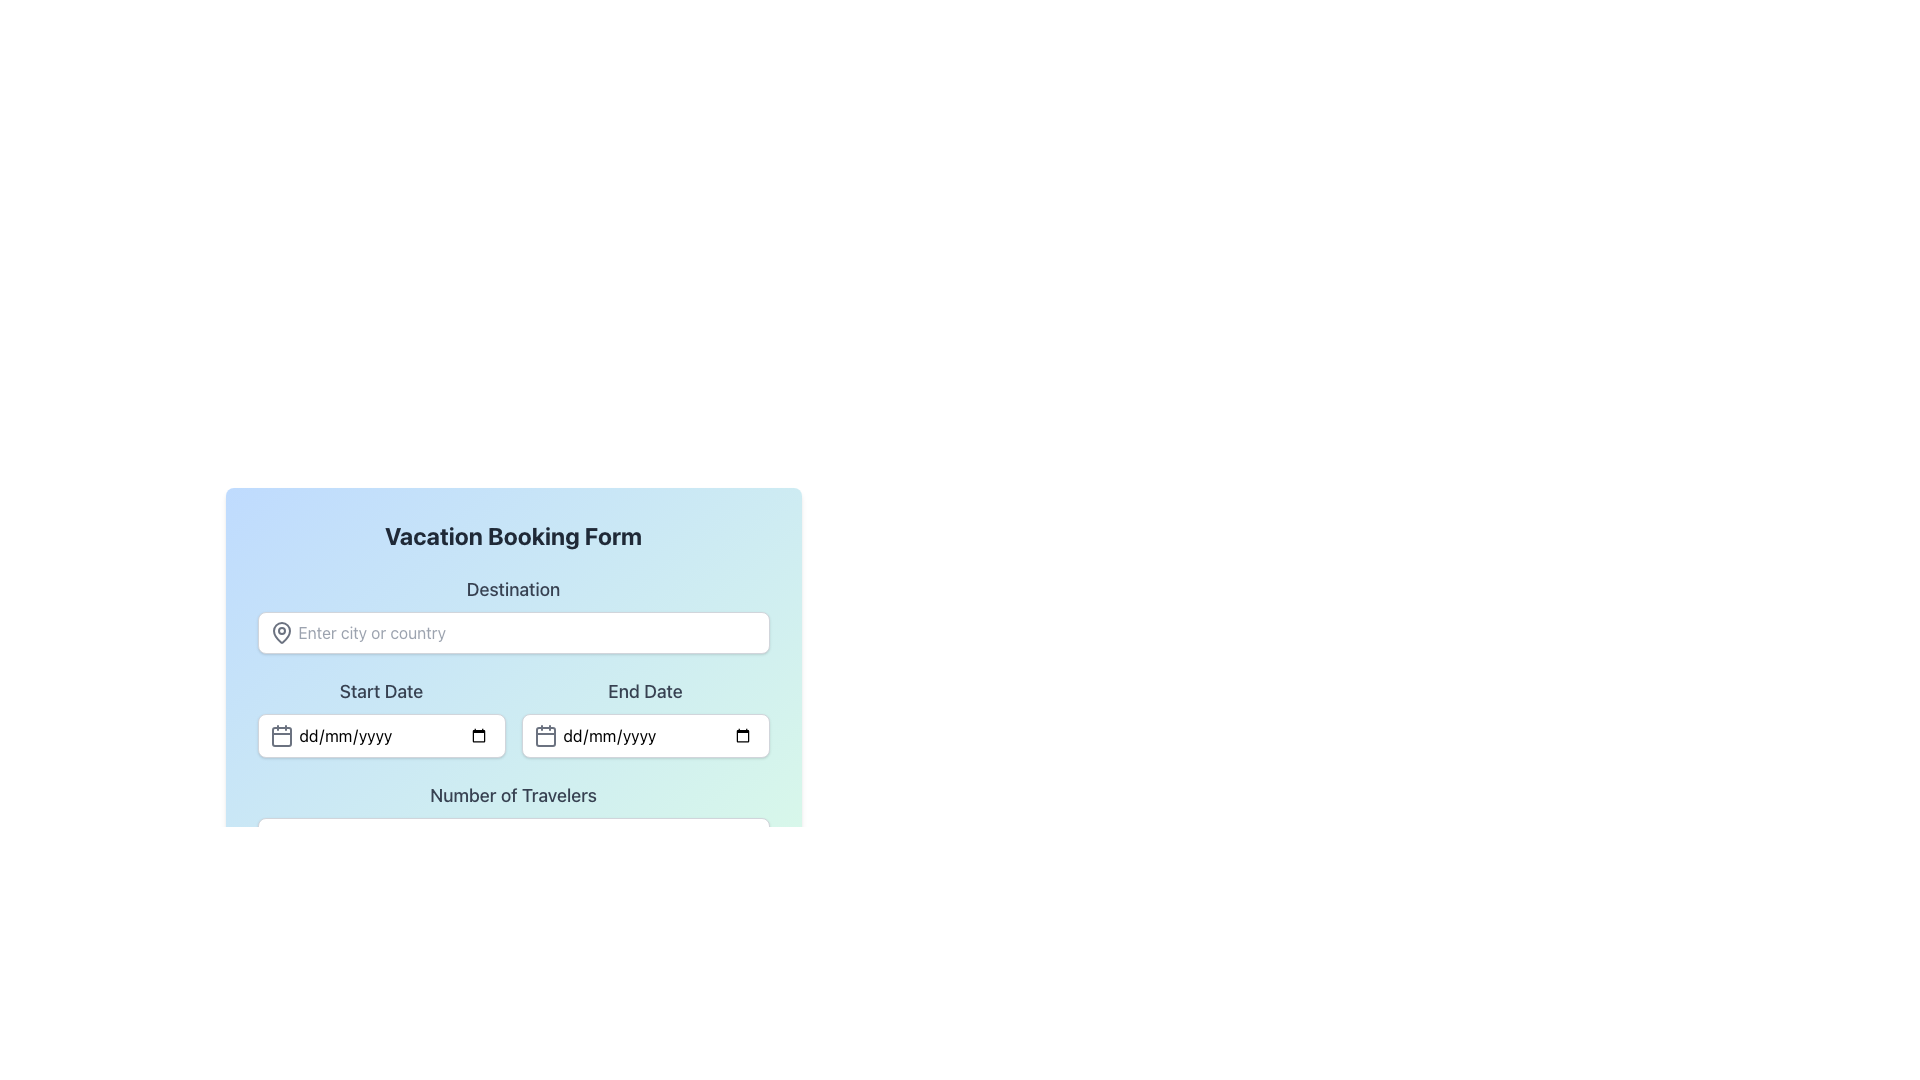 The width and height of the screenshot is (1920, 1080). What do you see at coordinates (513, 716) in the screenshot?
I see `the calendar icon in the Date input form group` at bounding box center [513, 716].